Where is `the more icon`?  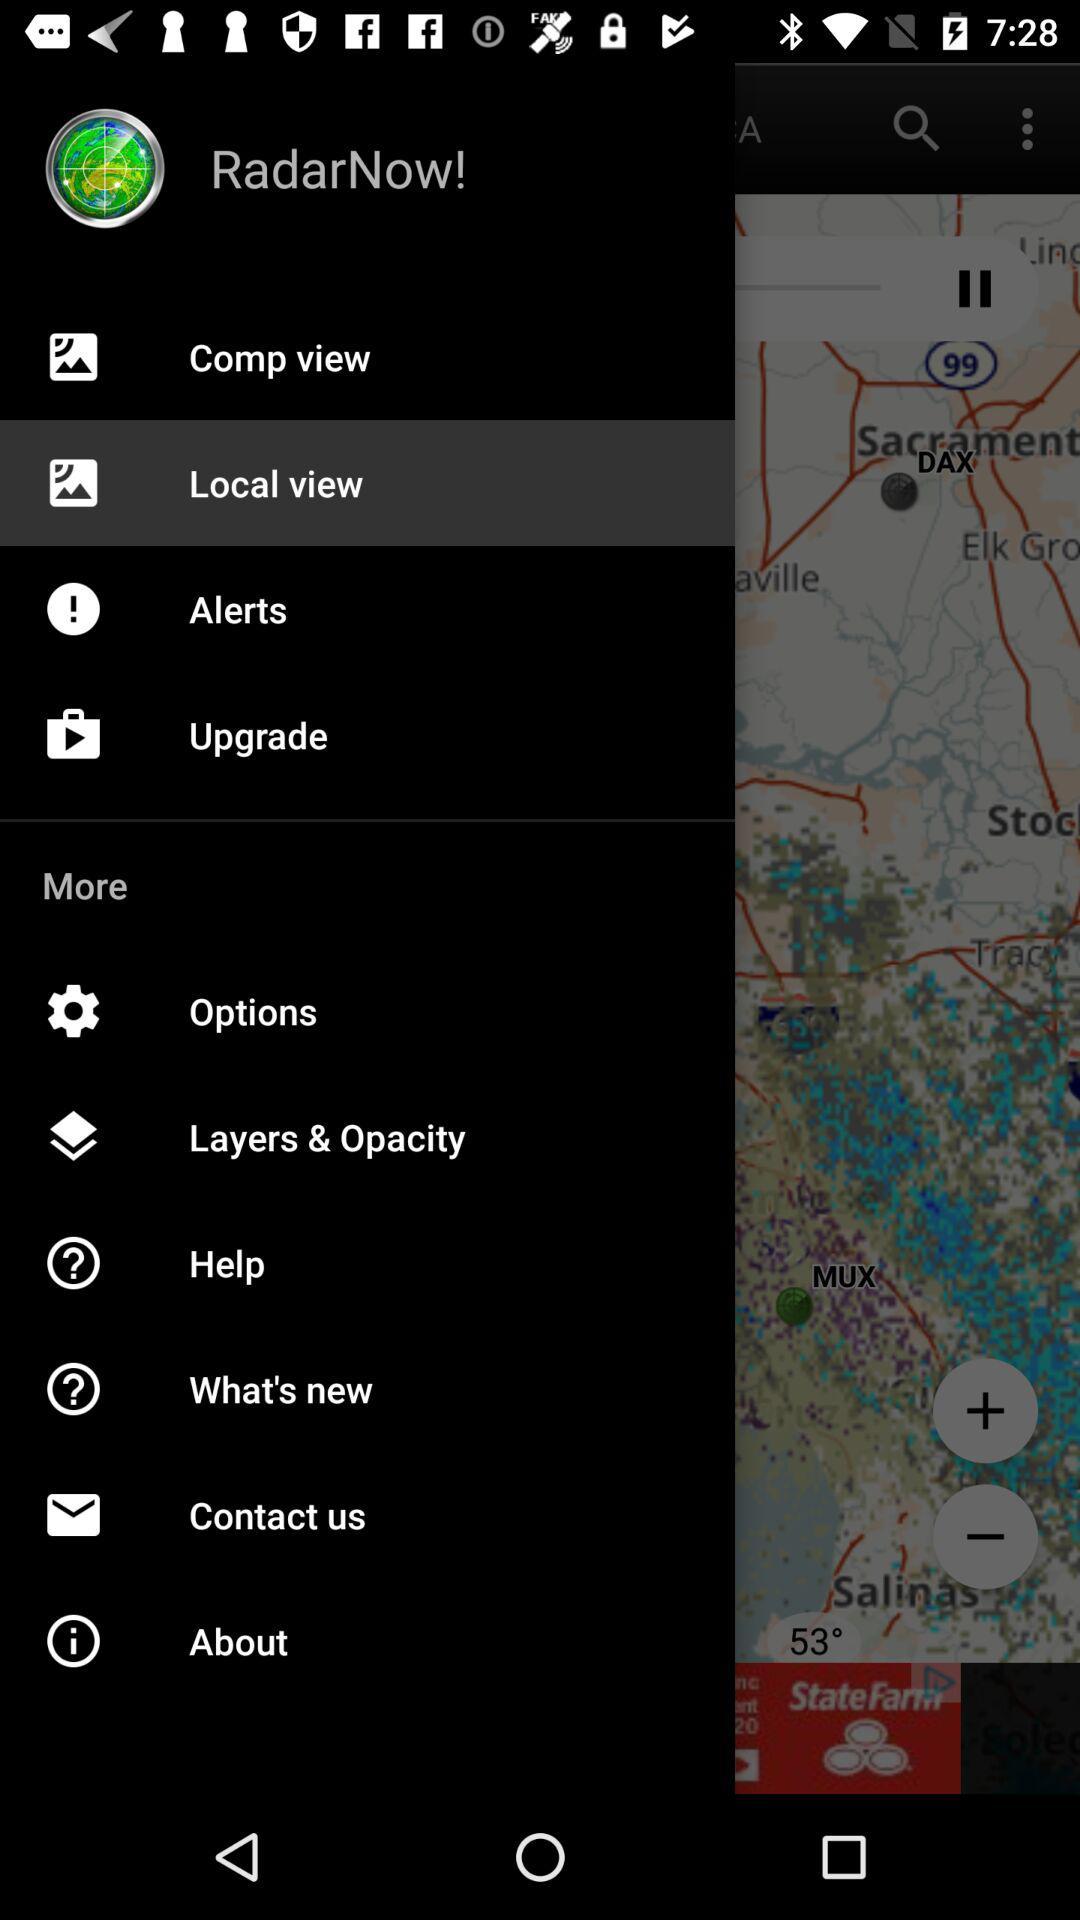
the more icon is located at coordinates (1027, 127).